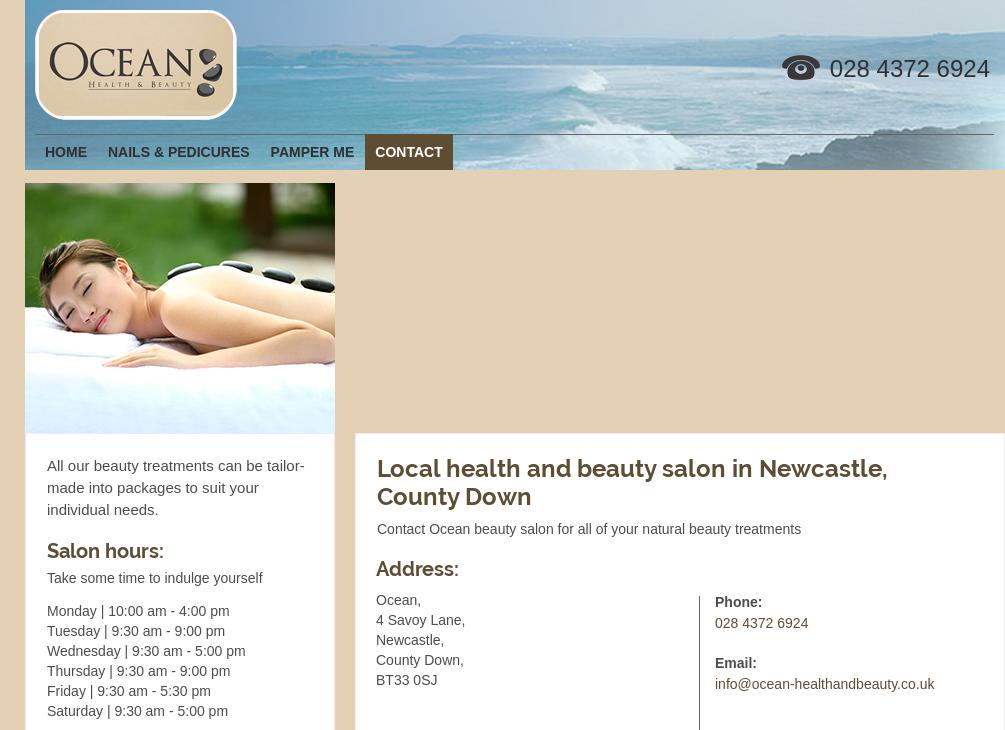  What do you see at coordinates (137, 611) in the screenshot?
I see `'Monday | 10:00 am - 4:00 pm'` at bounding box center [137, 611].